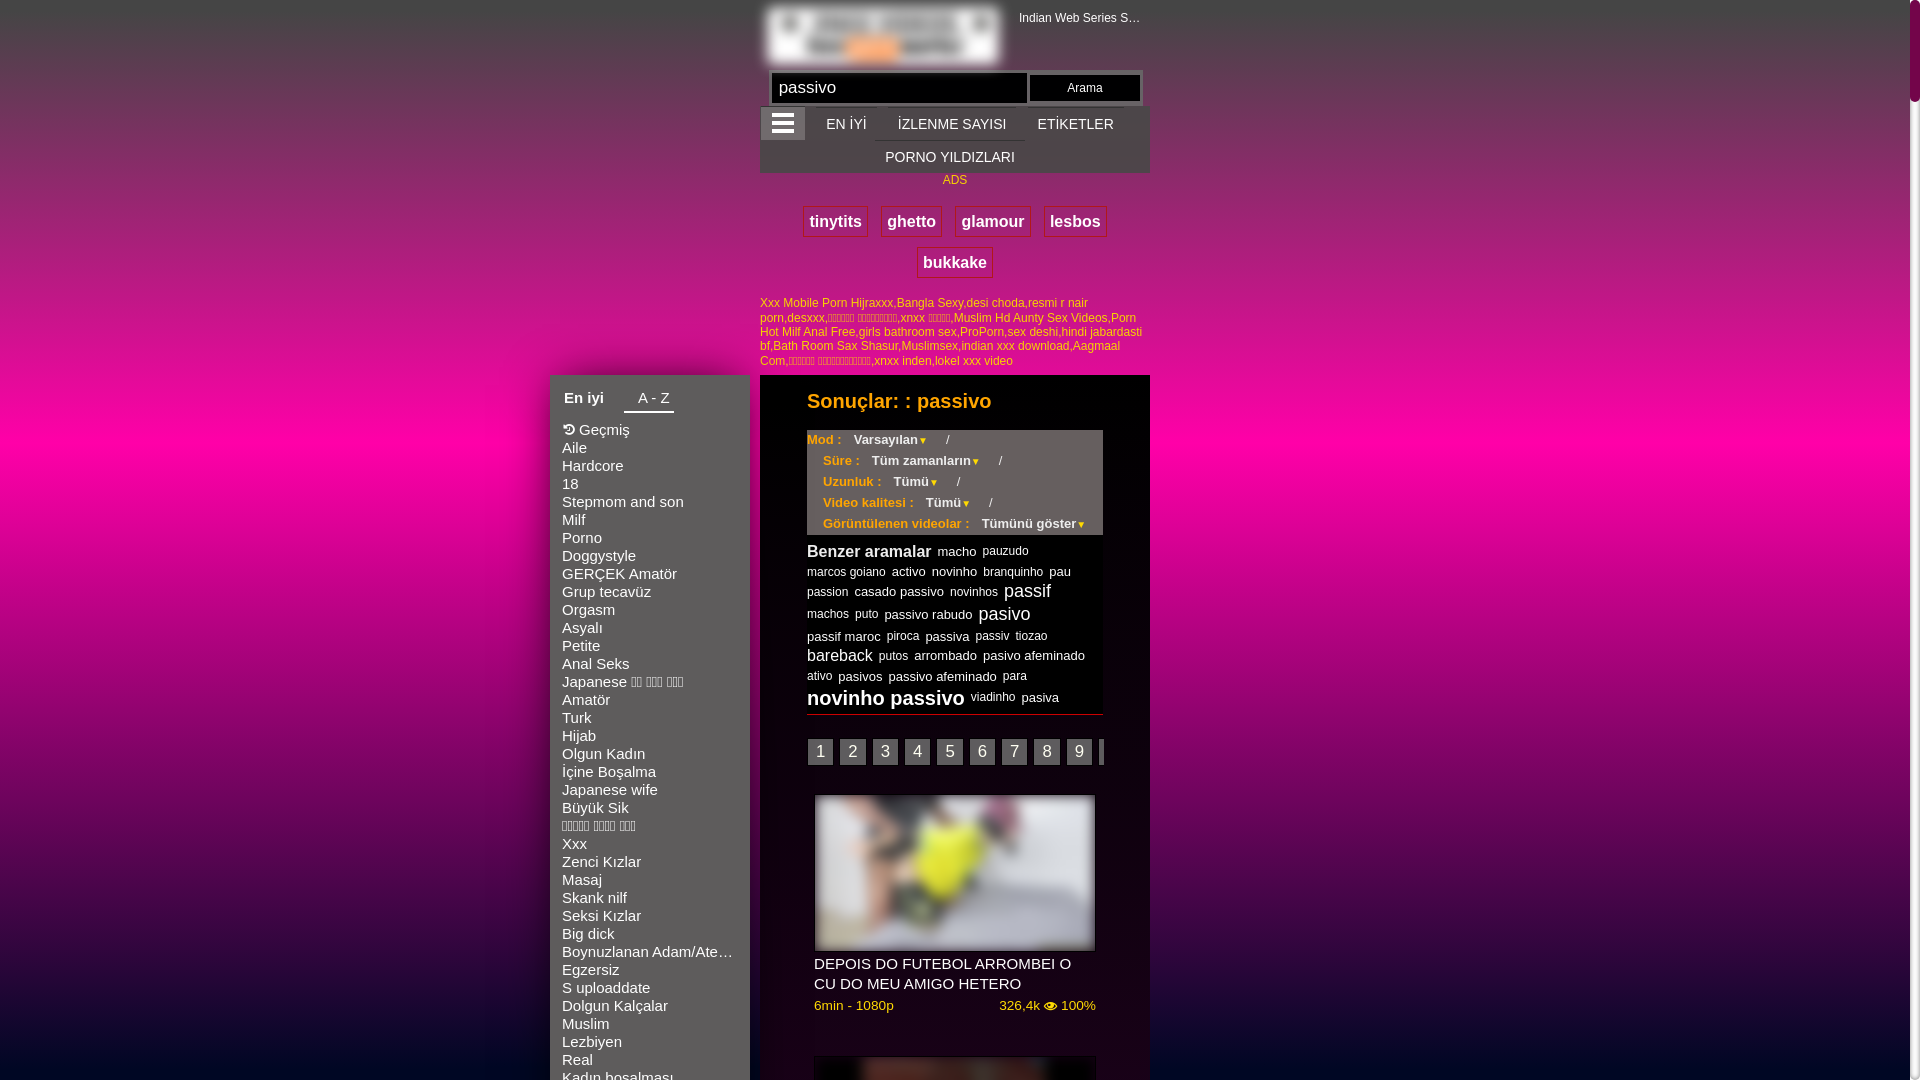 Image resolution: width=1920 pixels, height=1080 pixels. What do you see at coordinates (560, 645) in the screenshot?
I see `'Petite'` at bounding box center [560, 645].